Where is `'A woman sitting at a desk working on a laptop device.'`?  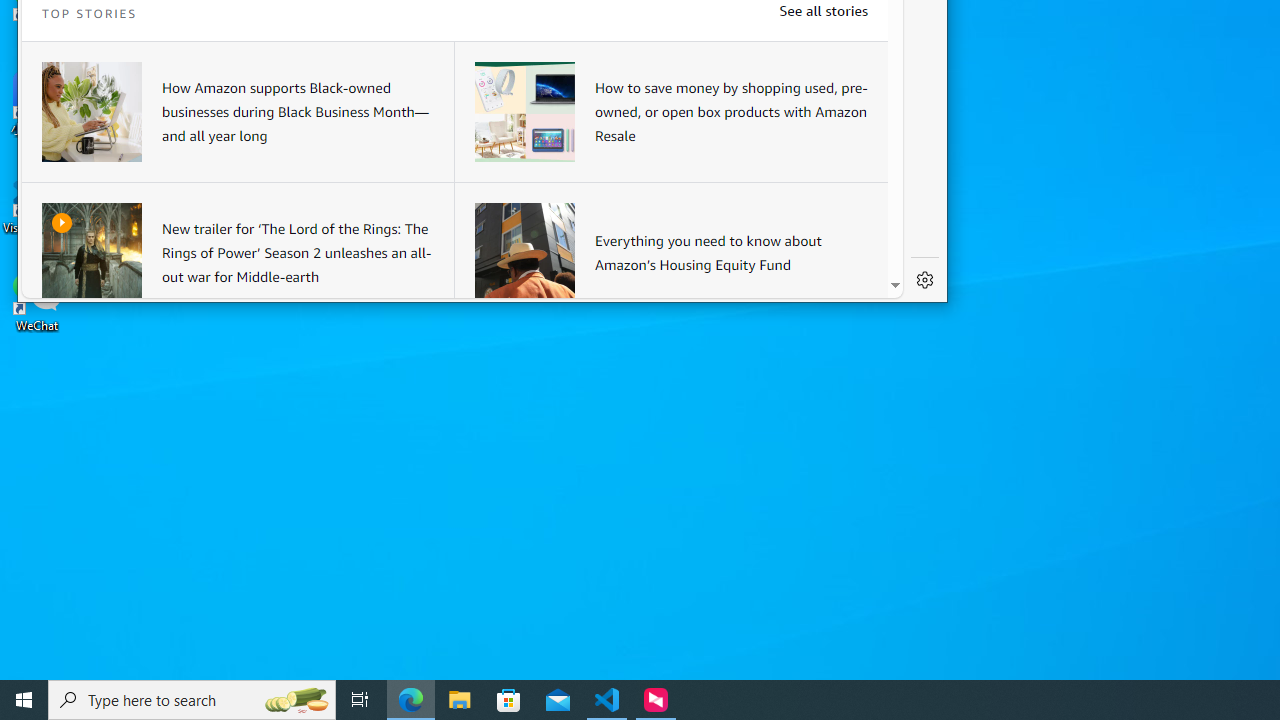 'A woman sitting at a desk working on a laptop device.' is located at coordinates (91, 111).